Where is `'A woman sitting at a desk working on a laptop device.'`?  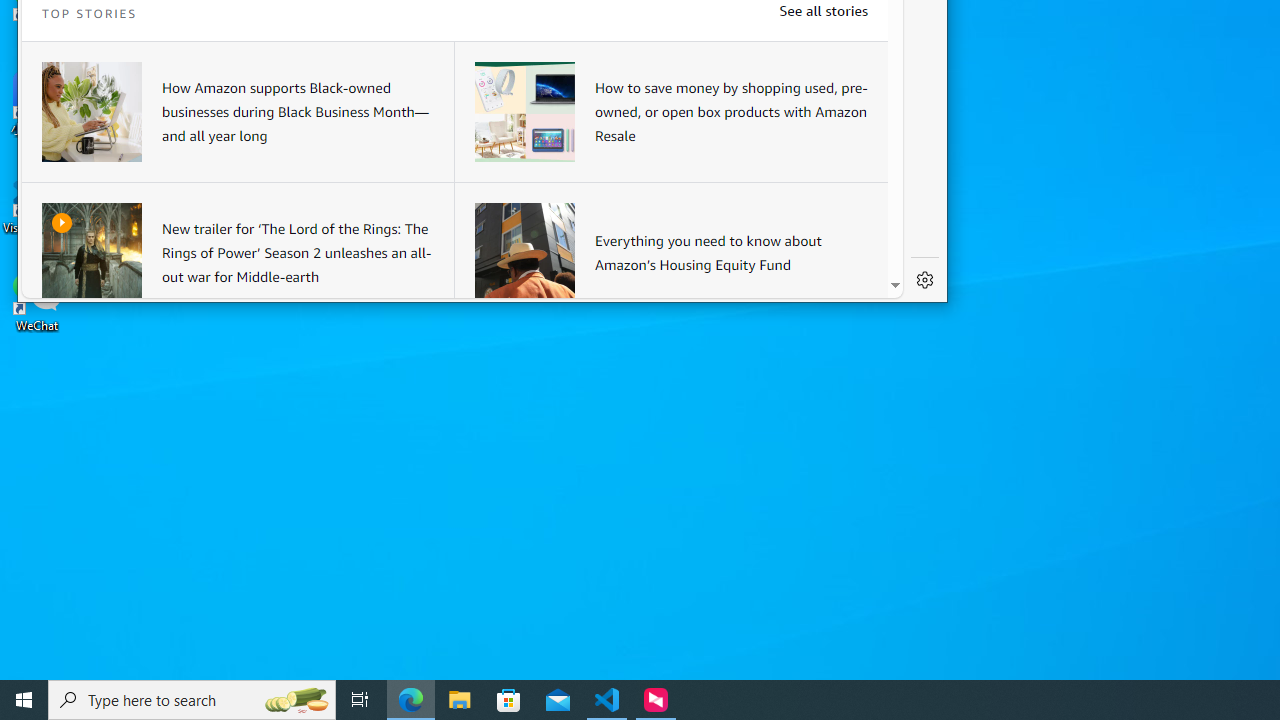 'A woman sitting at a desk working on a laptop device.' is located at coordinates (91, 111).